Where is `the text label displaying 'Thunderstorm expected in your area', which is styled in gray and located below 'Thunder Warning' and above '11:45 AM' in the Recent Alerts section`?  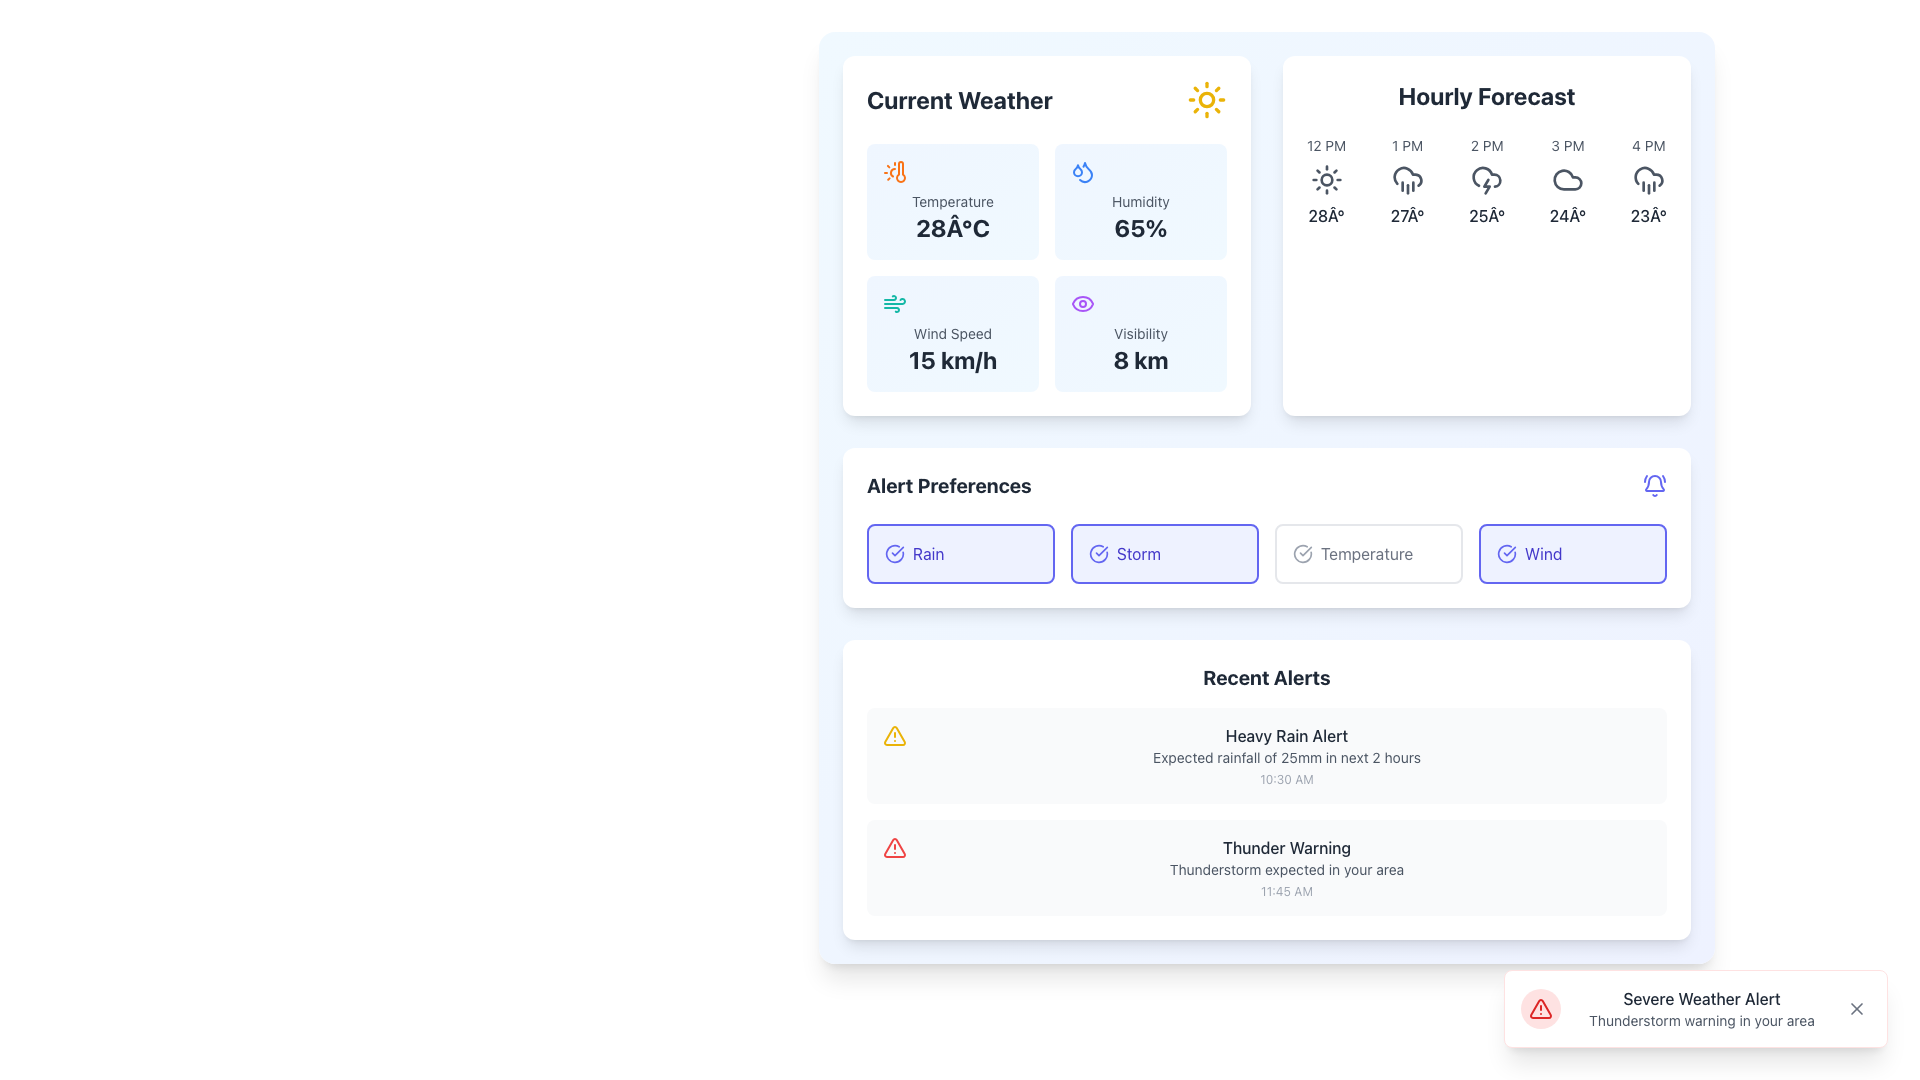 the text label displaying 'Thunderstorm expected in your area', which is styled in gray and located below 'Thunder Warning' and above '11:45 AM' in the Recent Alerts section is located at coordinates (1286, 869).